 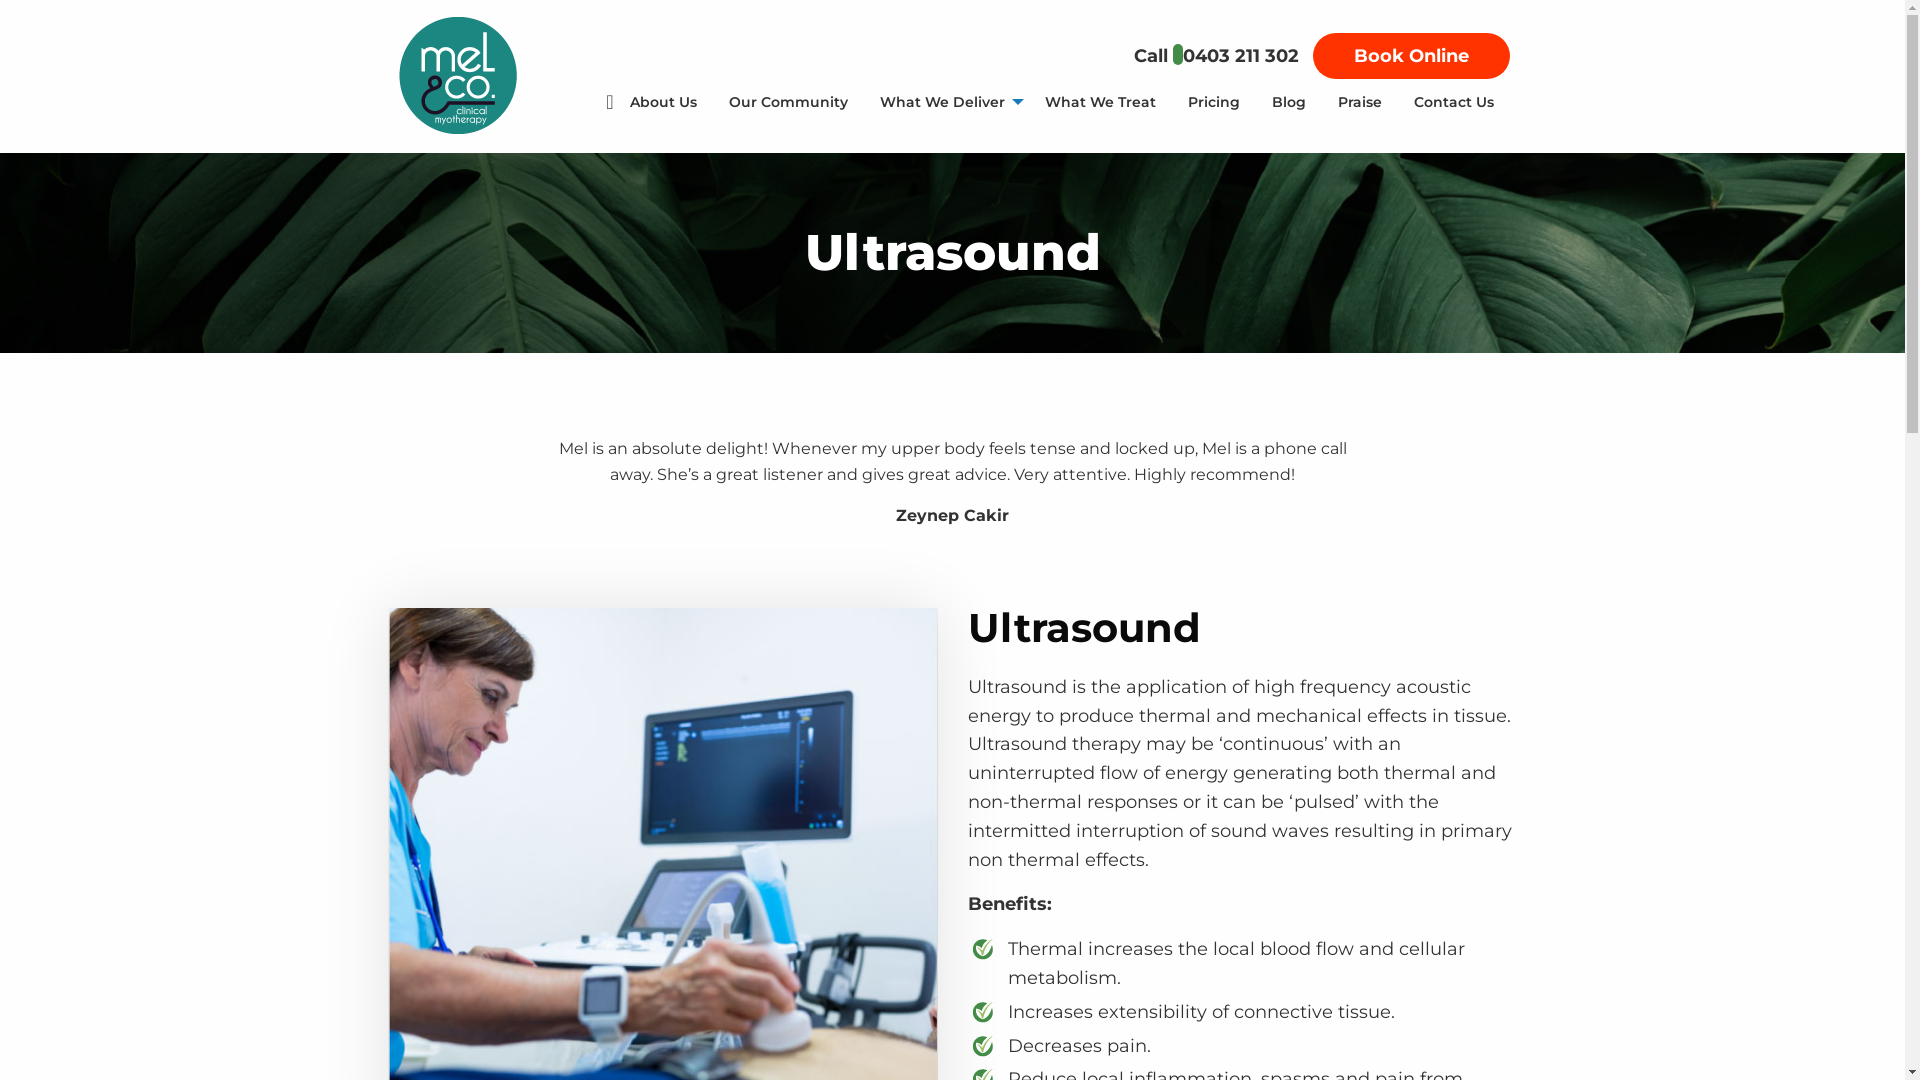 I want to click on 'Our Community', so click(x=786, y=101).